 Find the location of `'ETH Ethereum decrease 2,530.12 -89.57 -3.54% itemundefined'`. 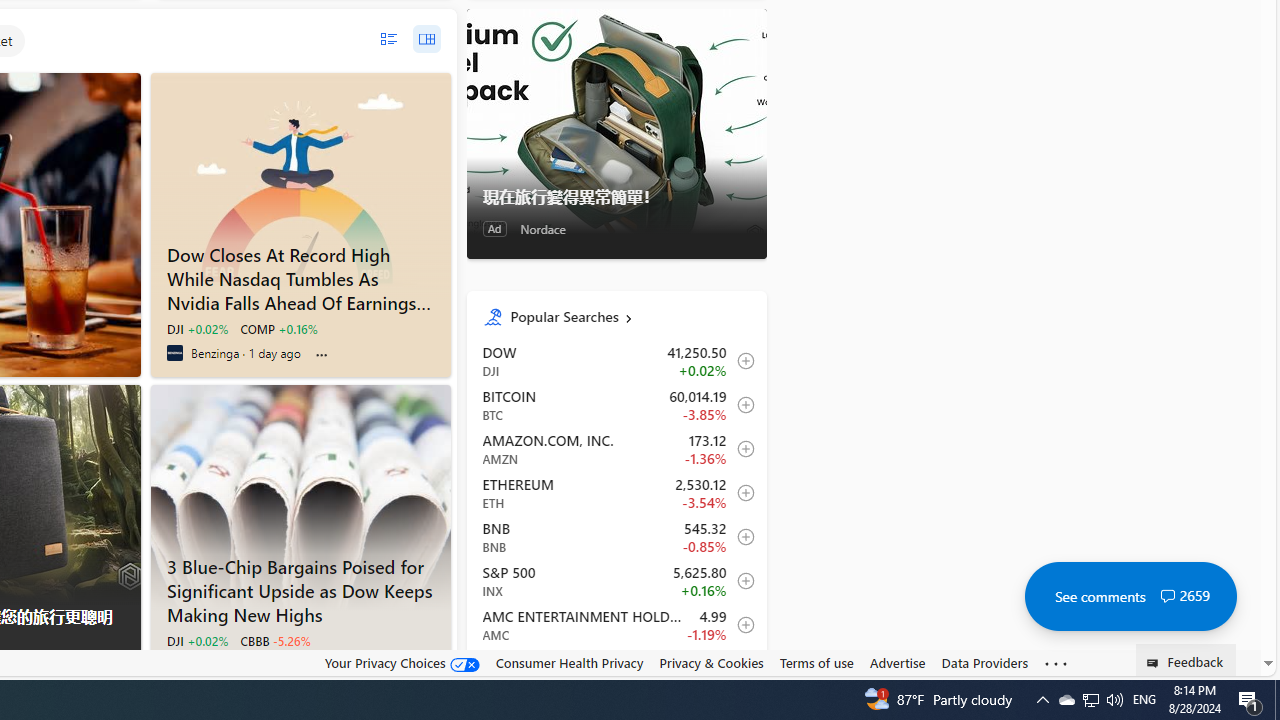

'ETH Ethereum decrease 2,530.12 -89.57 -3.54% itemundefined' is located at coordinates (615, 492).